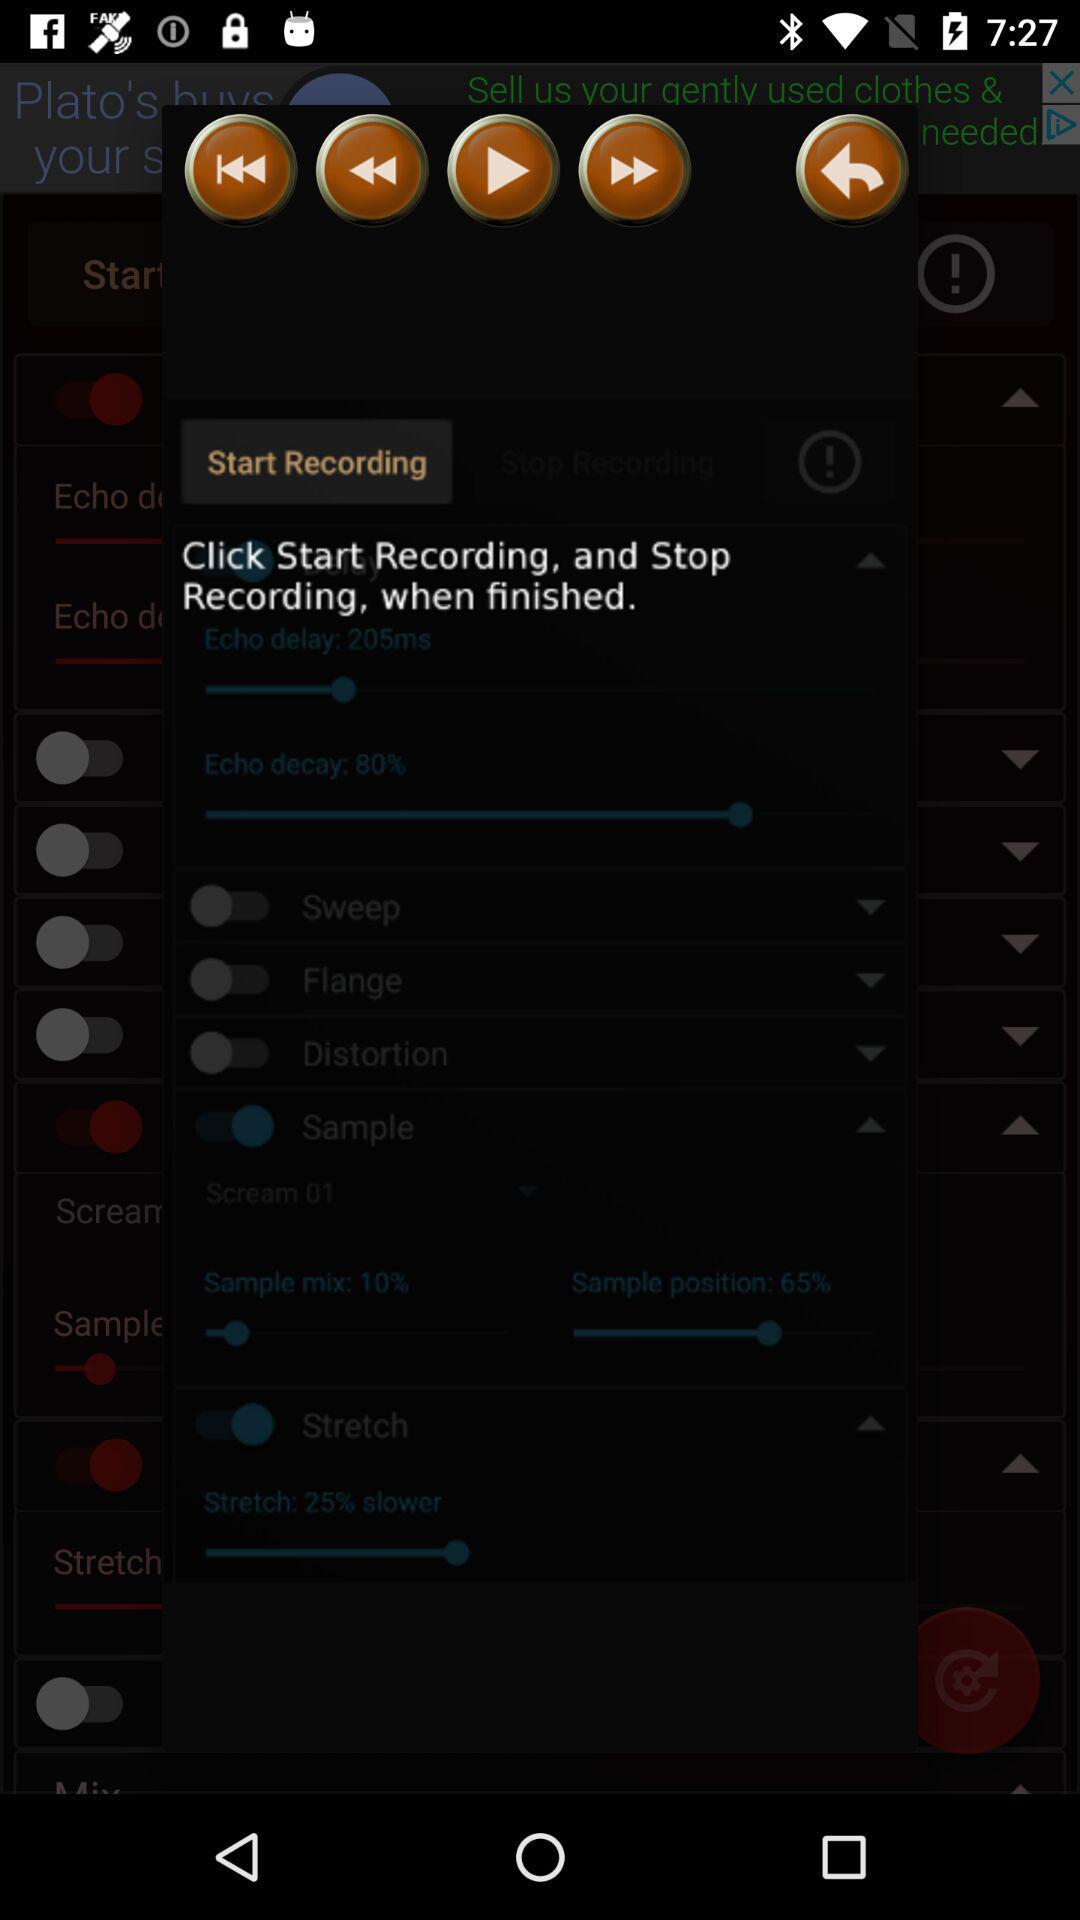 The height and width of the screenshot is (1920, 1080). Describe the element at coordinates (240, 170) in the screenshot. I see `previous song` at that location.